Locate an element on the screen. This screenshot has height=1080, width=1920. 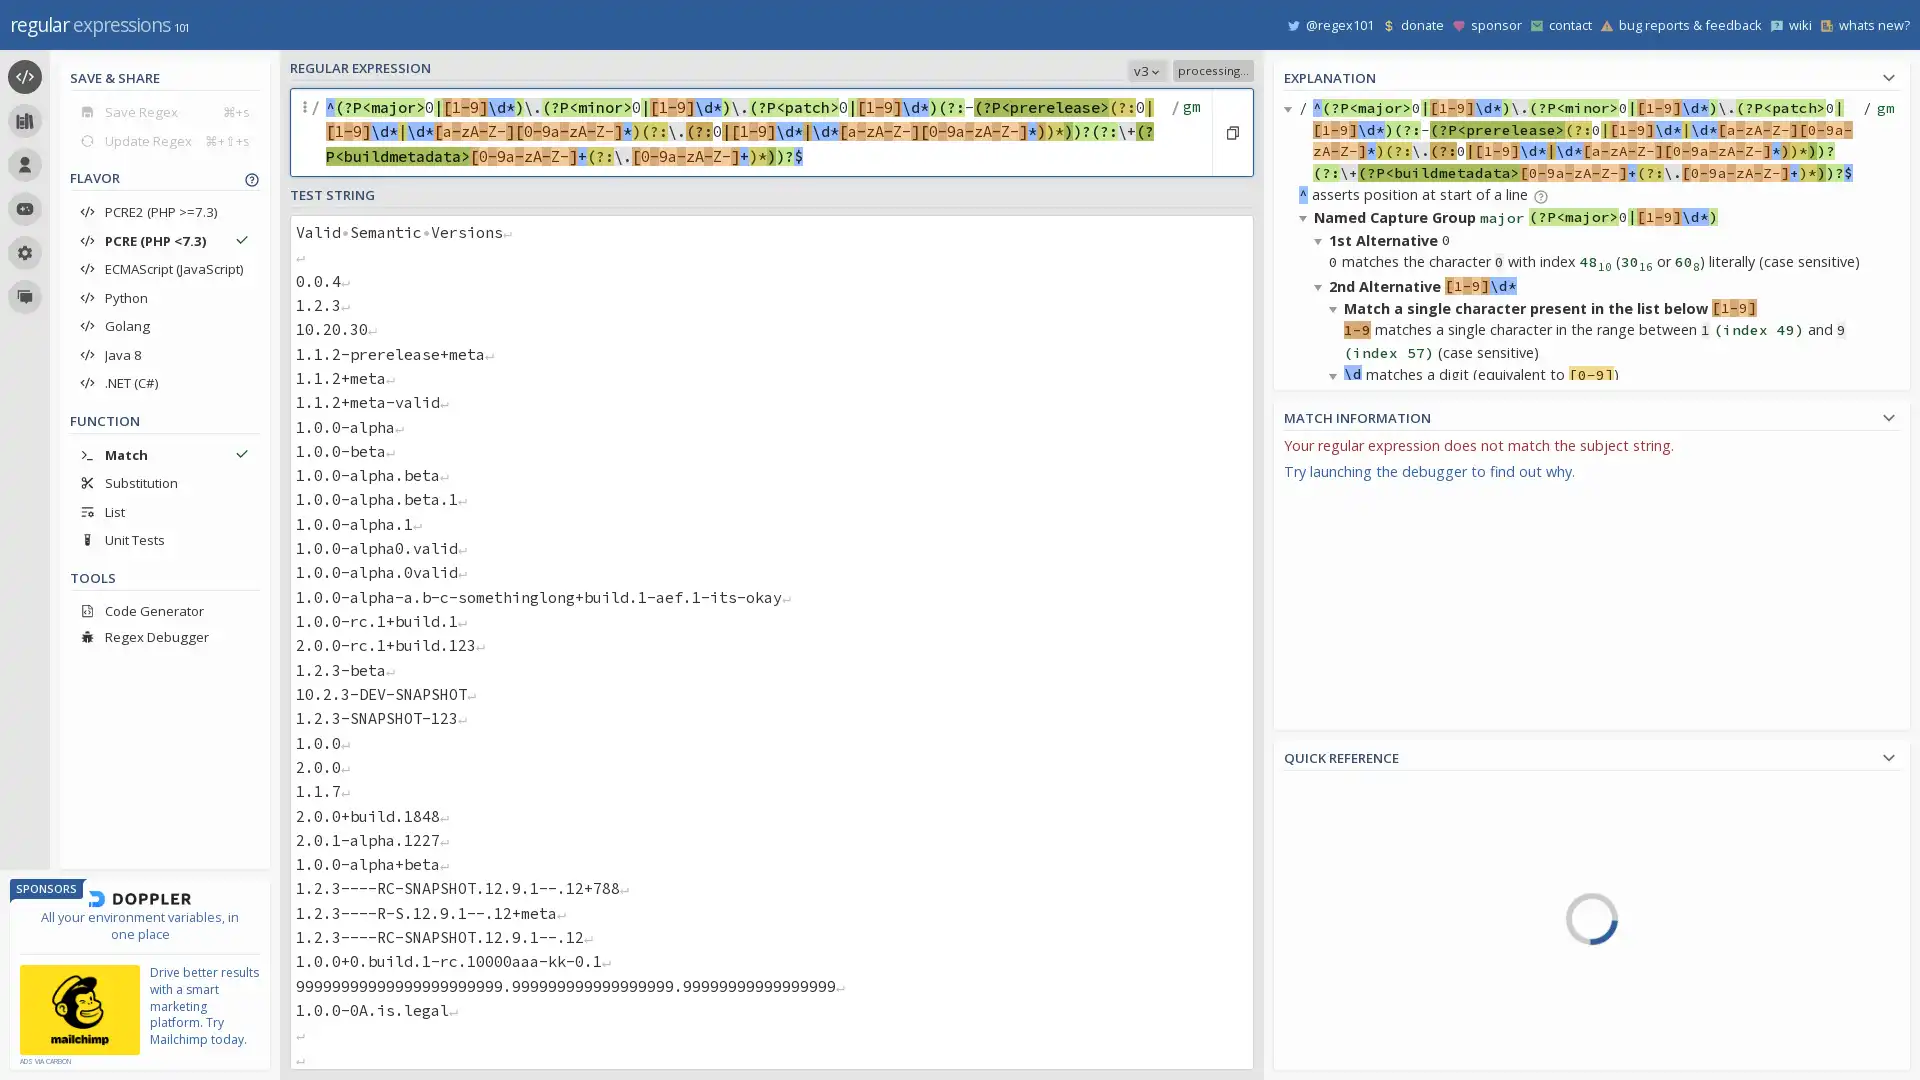
Collapse Subtree is located at coordinates (1336, 308).